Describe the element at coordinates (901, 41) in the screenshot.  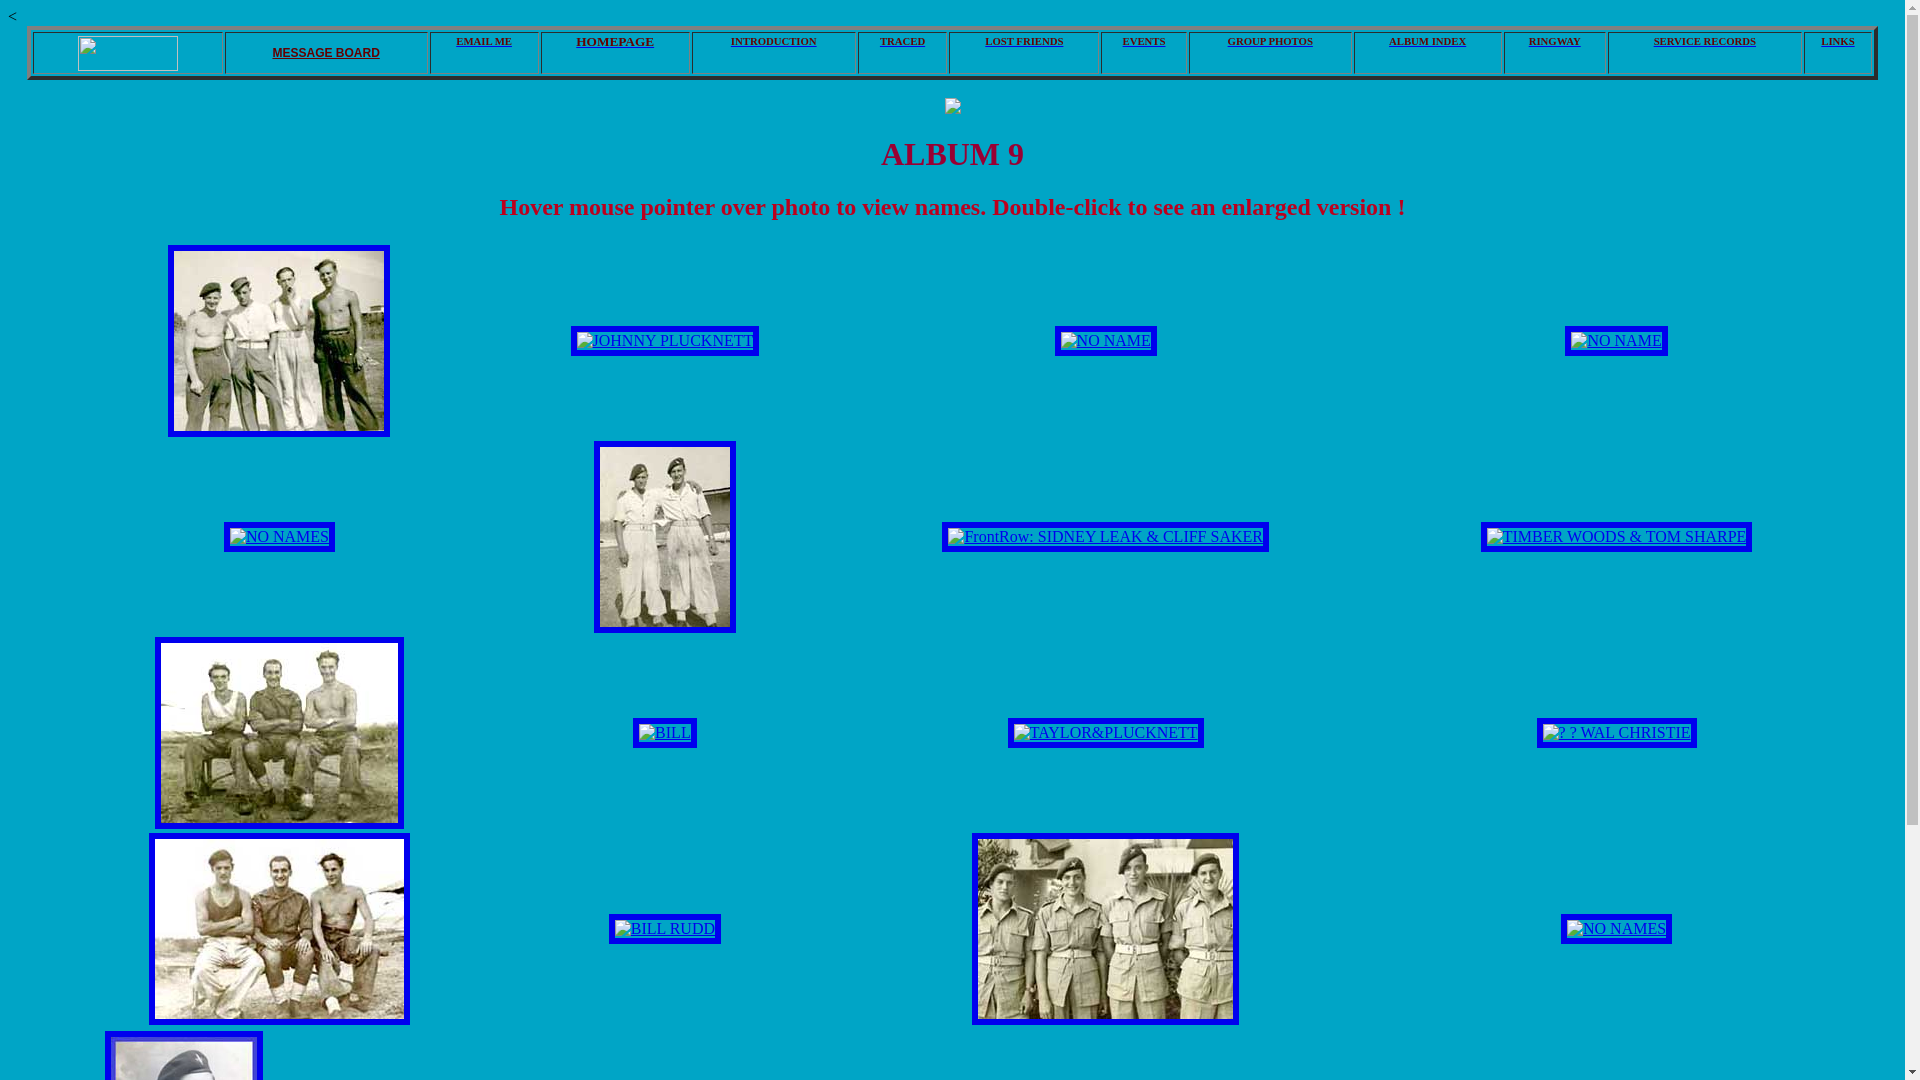
I see `'TRACED'` at that location.